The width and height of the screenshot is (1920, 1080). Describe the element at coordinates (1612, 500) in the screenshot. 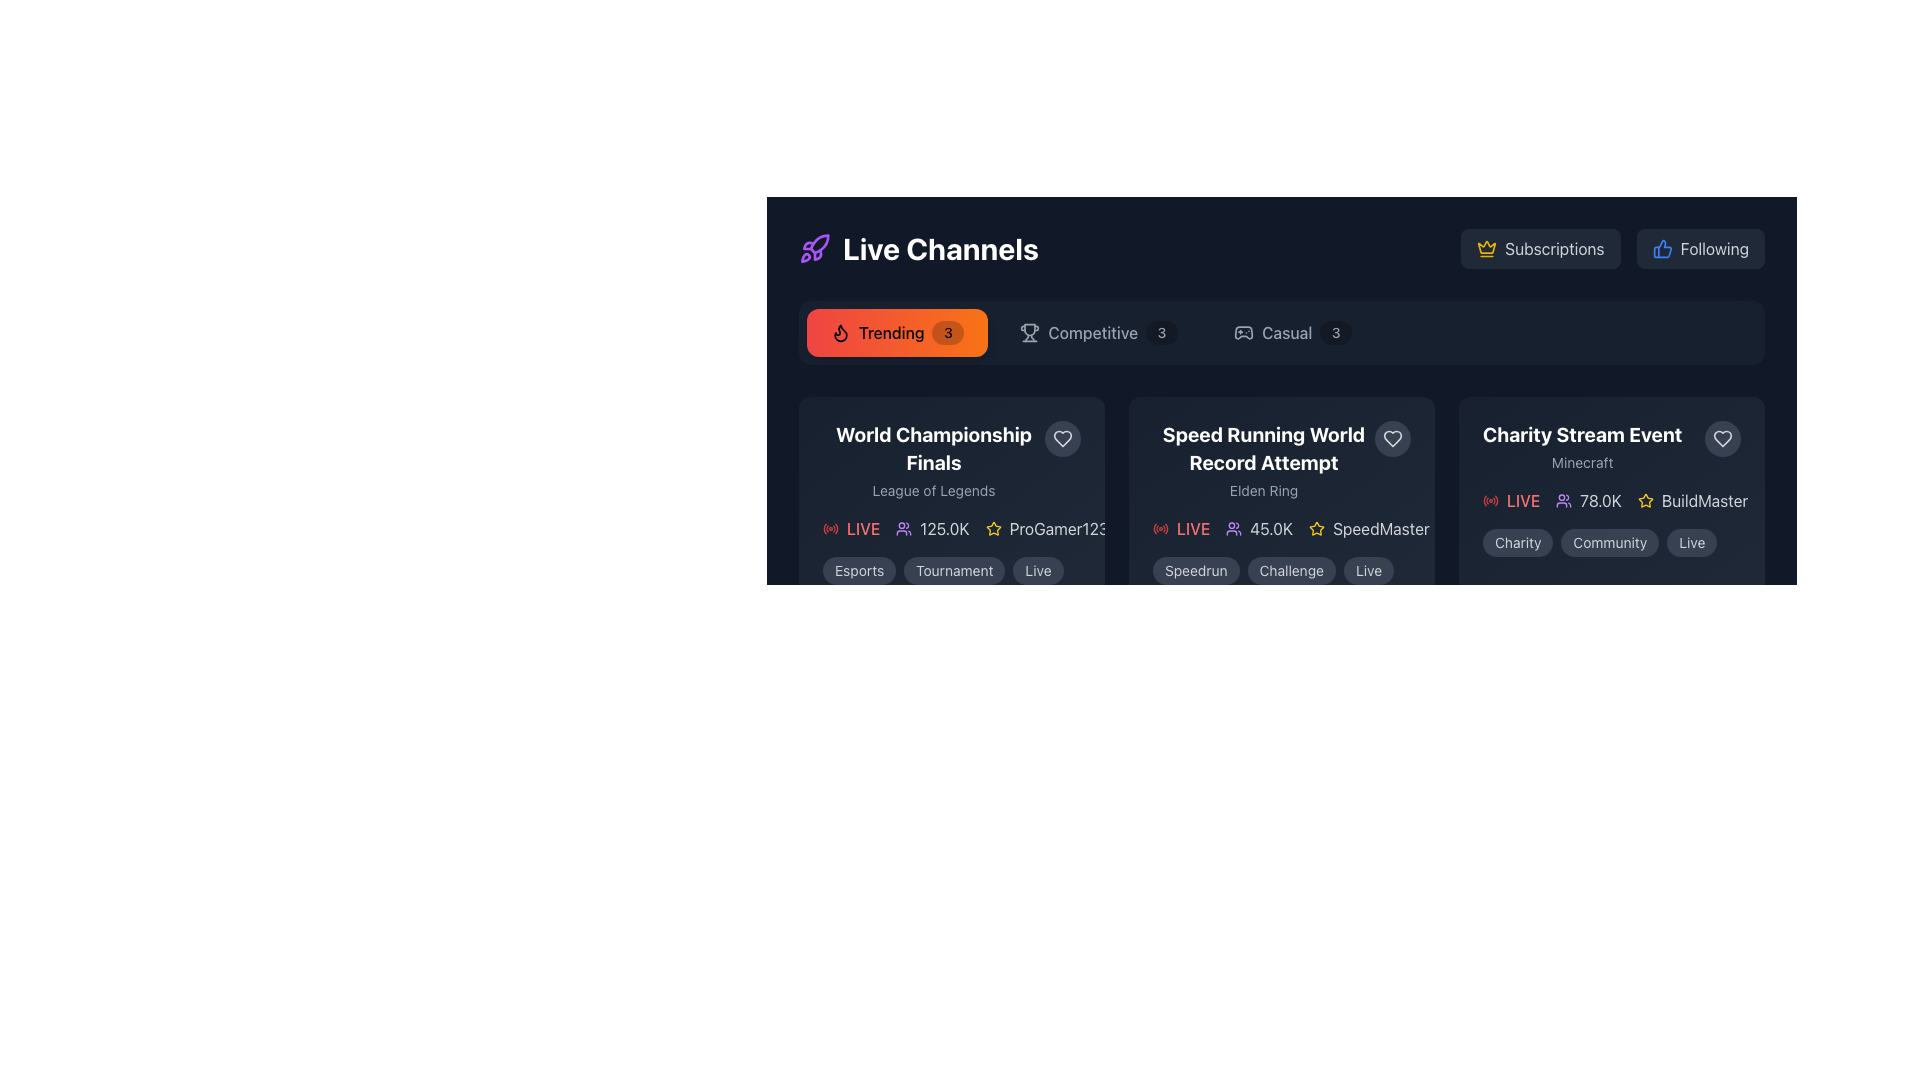

I see `the viewer count on the Composite informational label for the 'Charity Stream Event', which displays '78.0K' centered between the 'LIVE' icon and the username 'BuildMaster'` at that location.